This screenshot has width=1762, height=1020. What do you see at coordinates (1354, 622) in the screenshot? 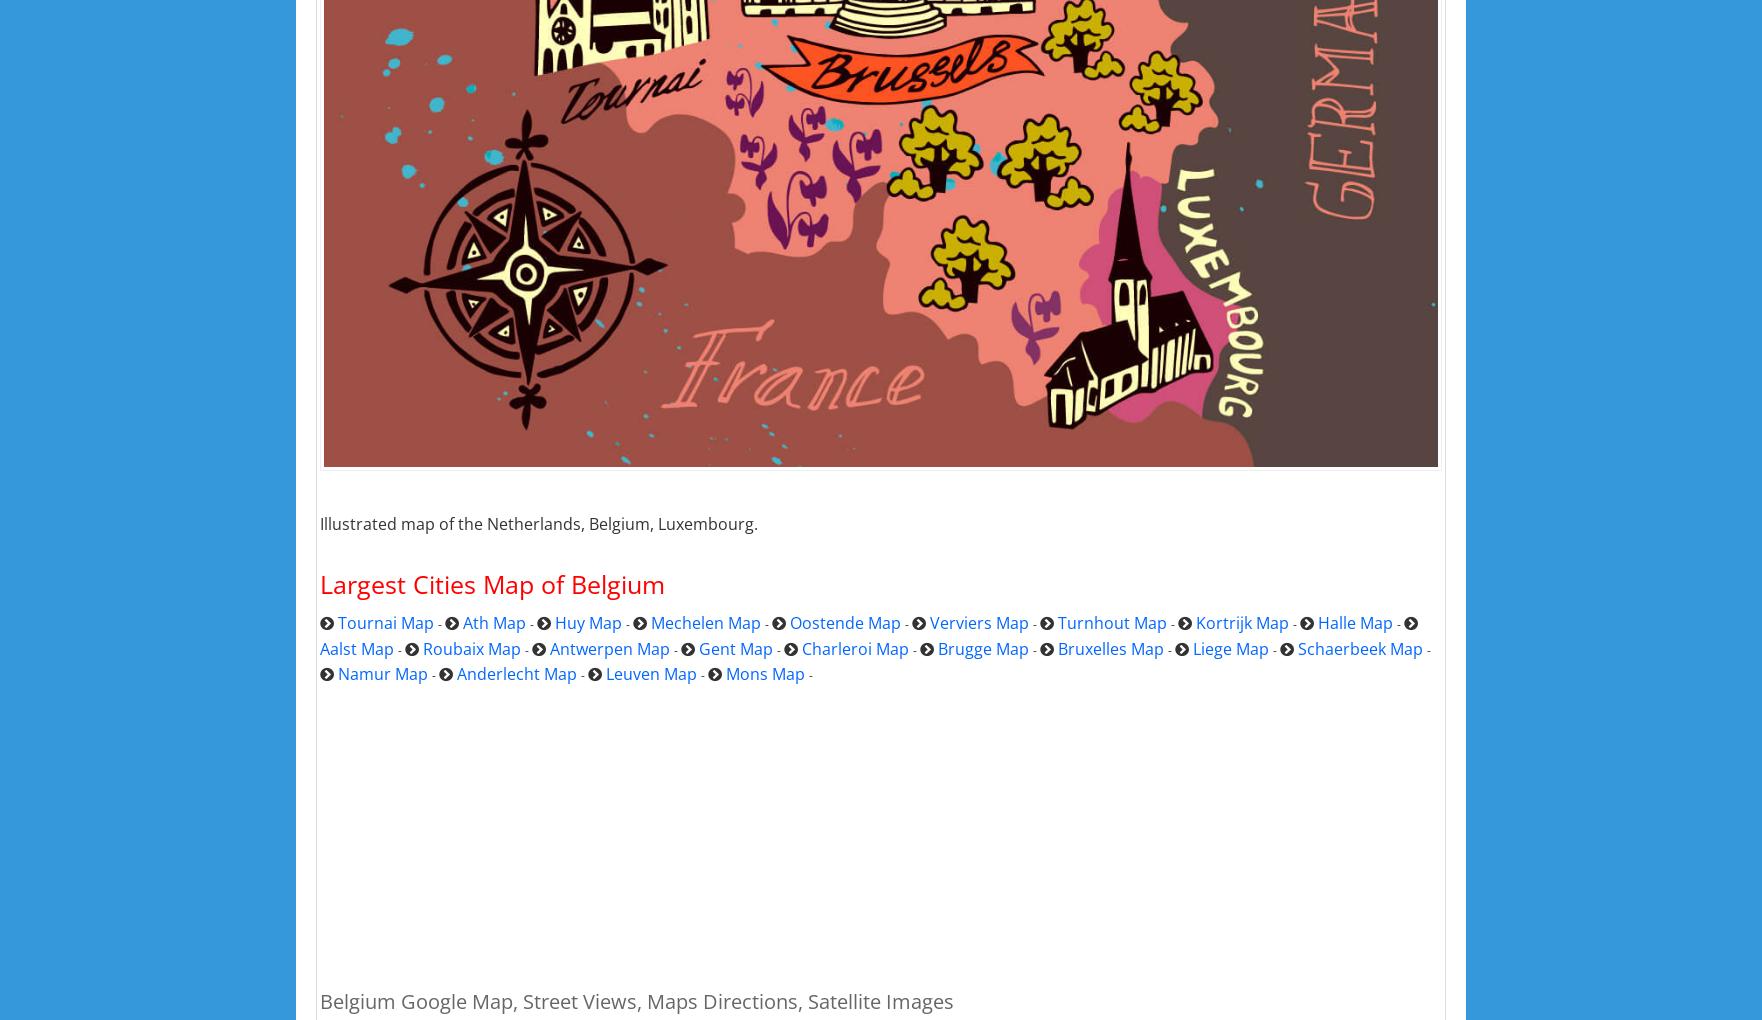
I see `'Halle Map'` at bounding box center [1354, 622].